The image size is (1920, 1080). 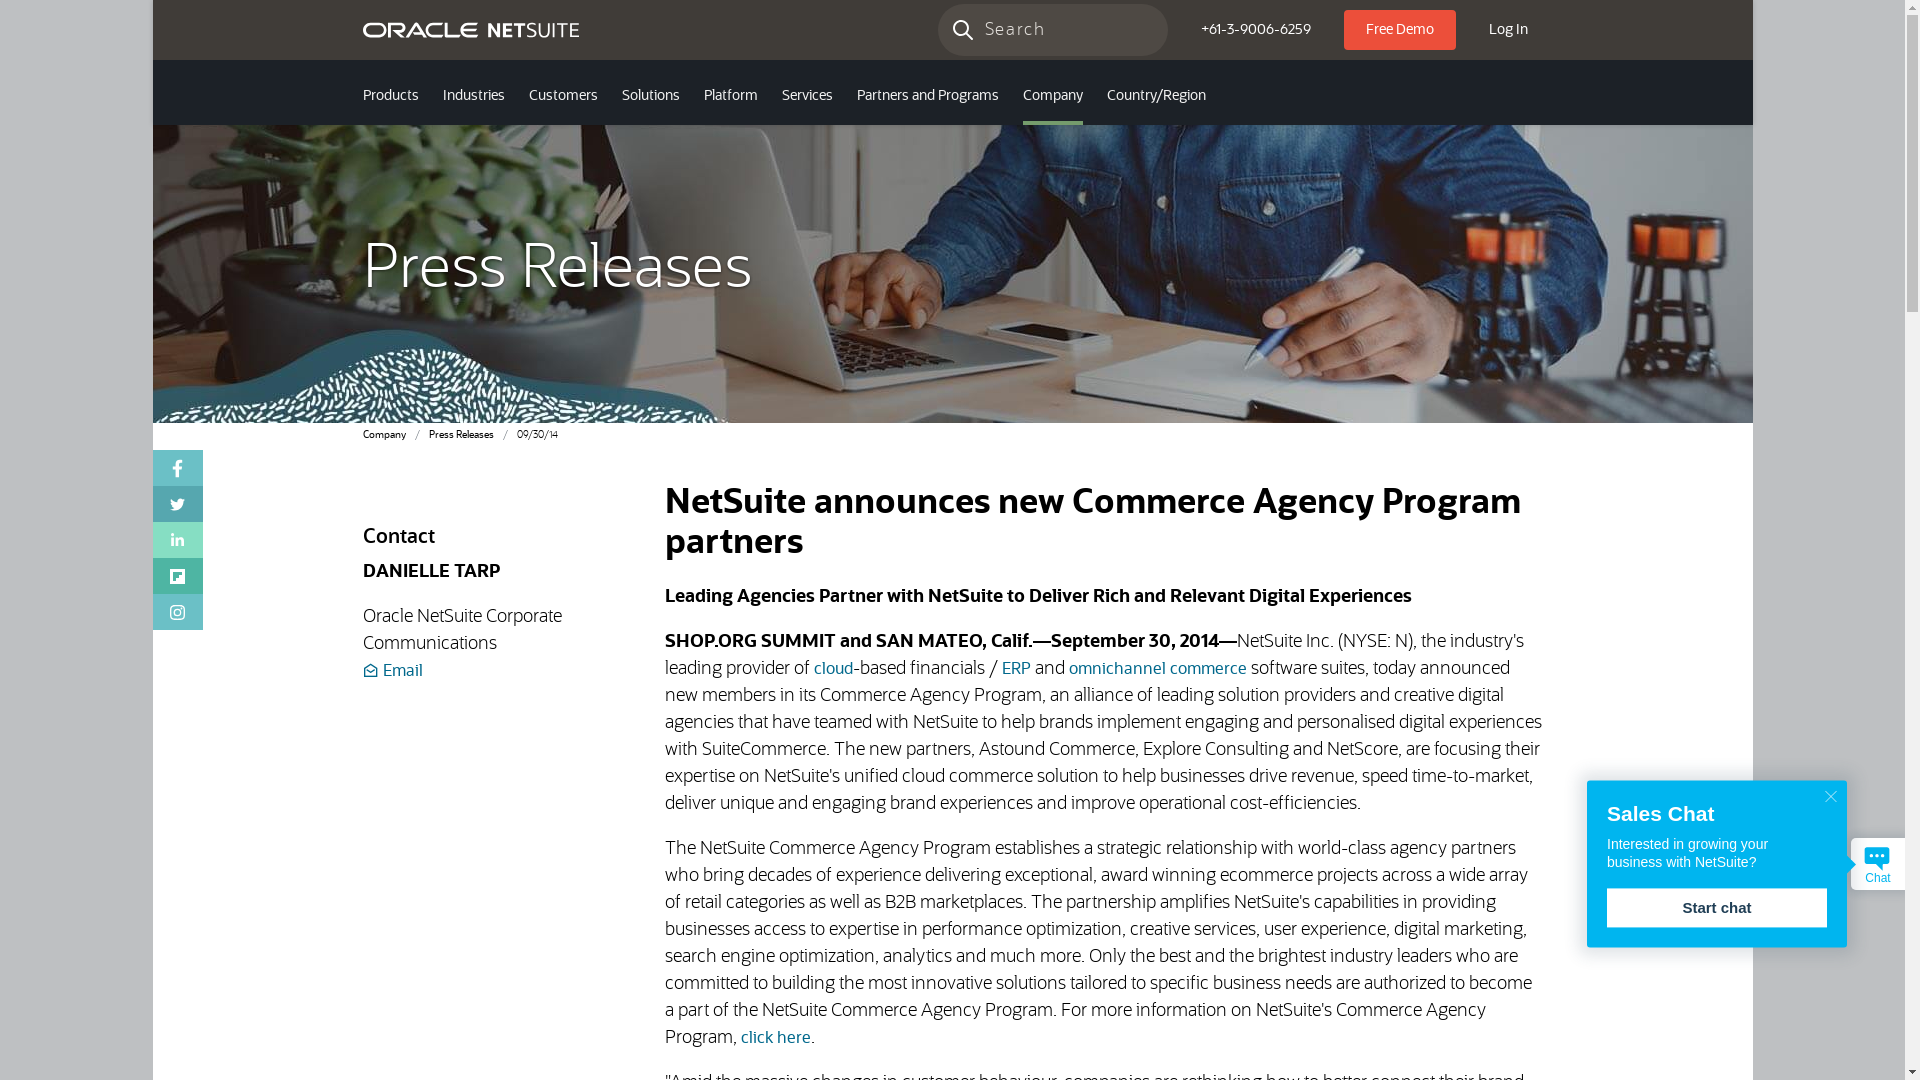 I want to click on 'Log In', so click(x=1508, y=30).